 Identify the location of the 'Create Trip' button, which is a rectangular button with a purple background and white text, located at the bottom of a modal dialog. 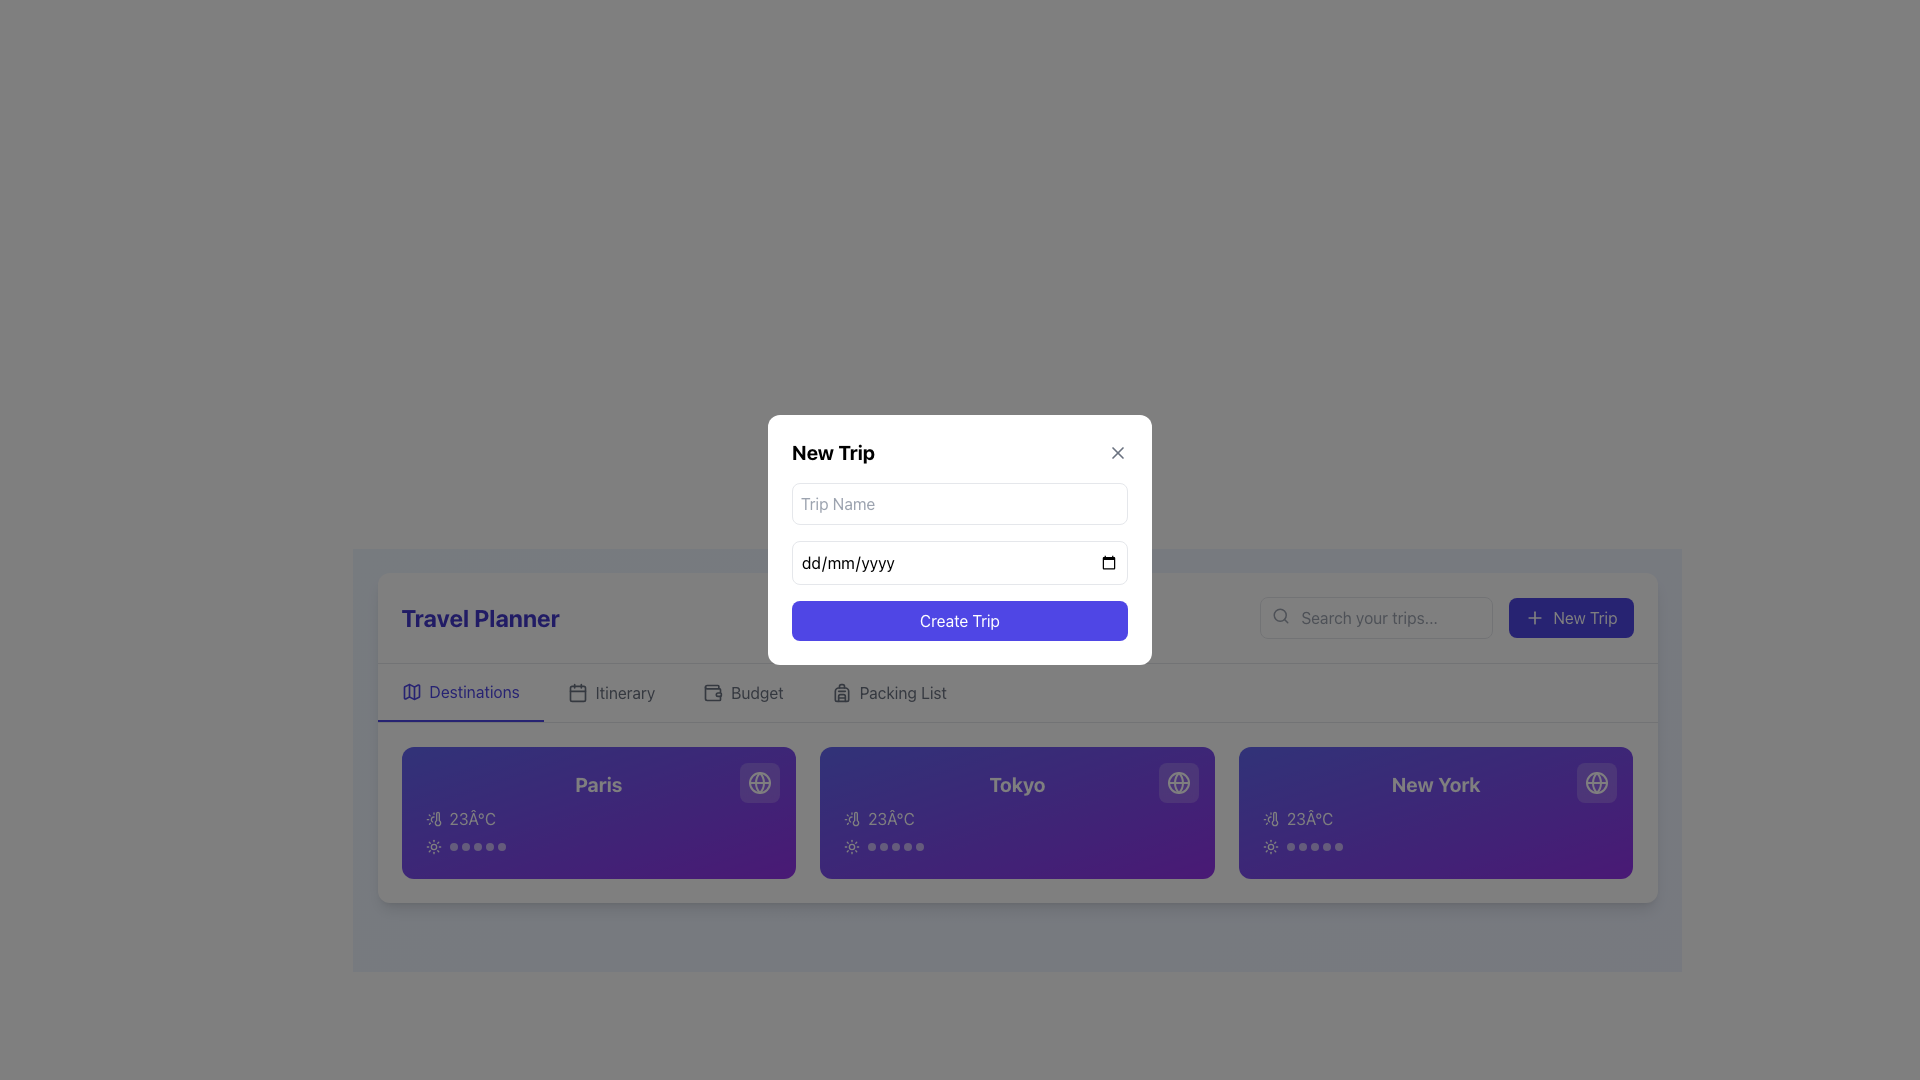
(960, 620).